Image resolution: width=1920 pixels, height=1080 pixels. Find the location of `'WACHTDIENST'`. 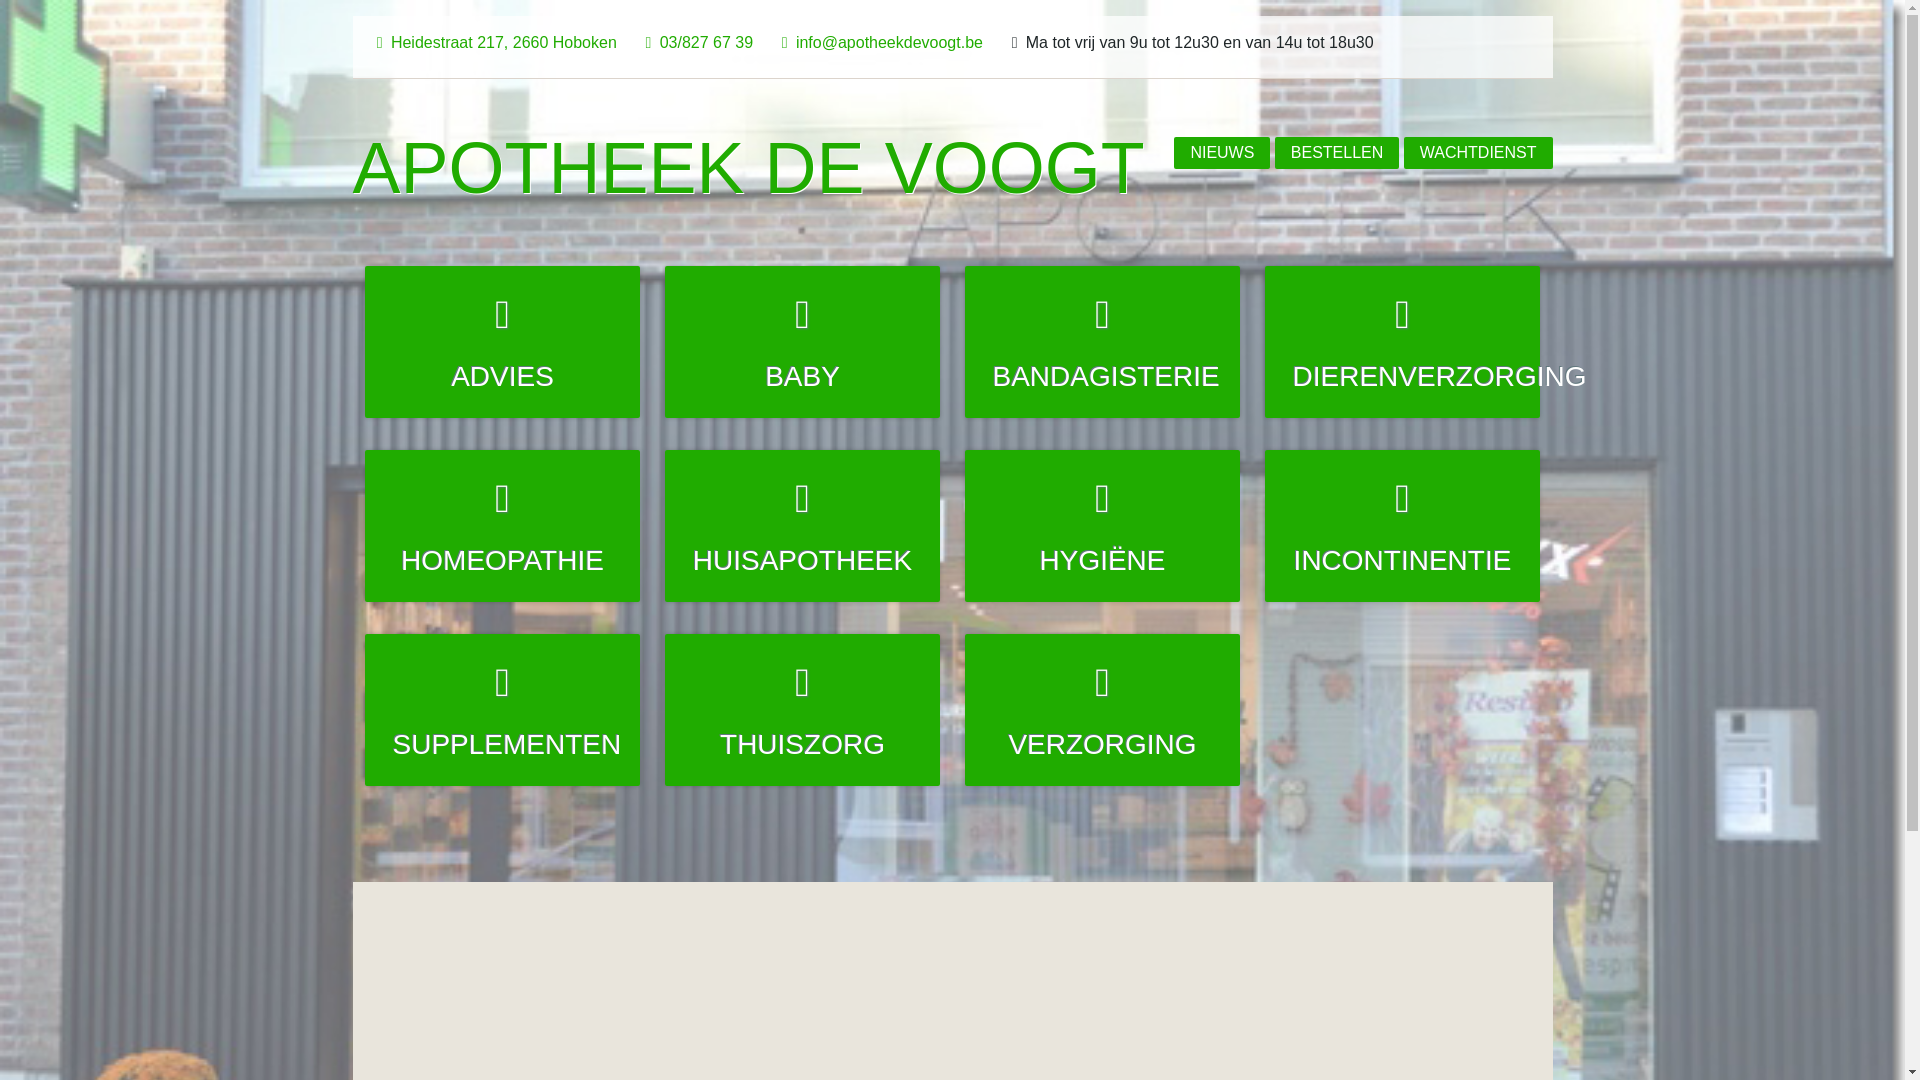

'WACHTDIENST' is located at coordinates (1478, 152).